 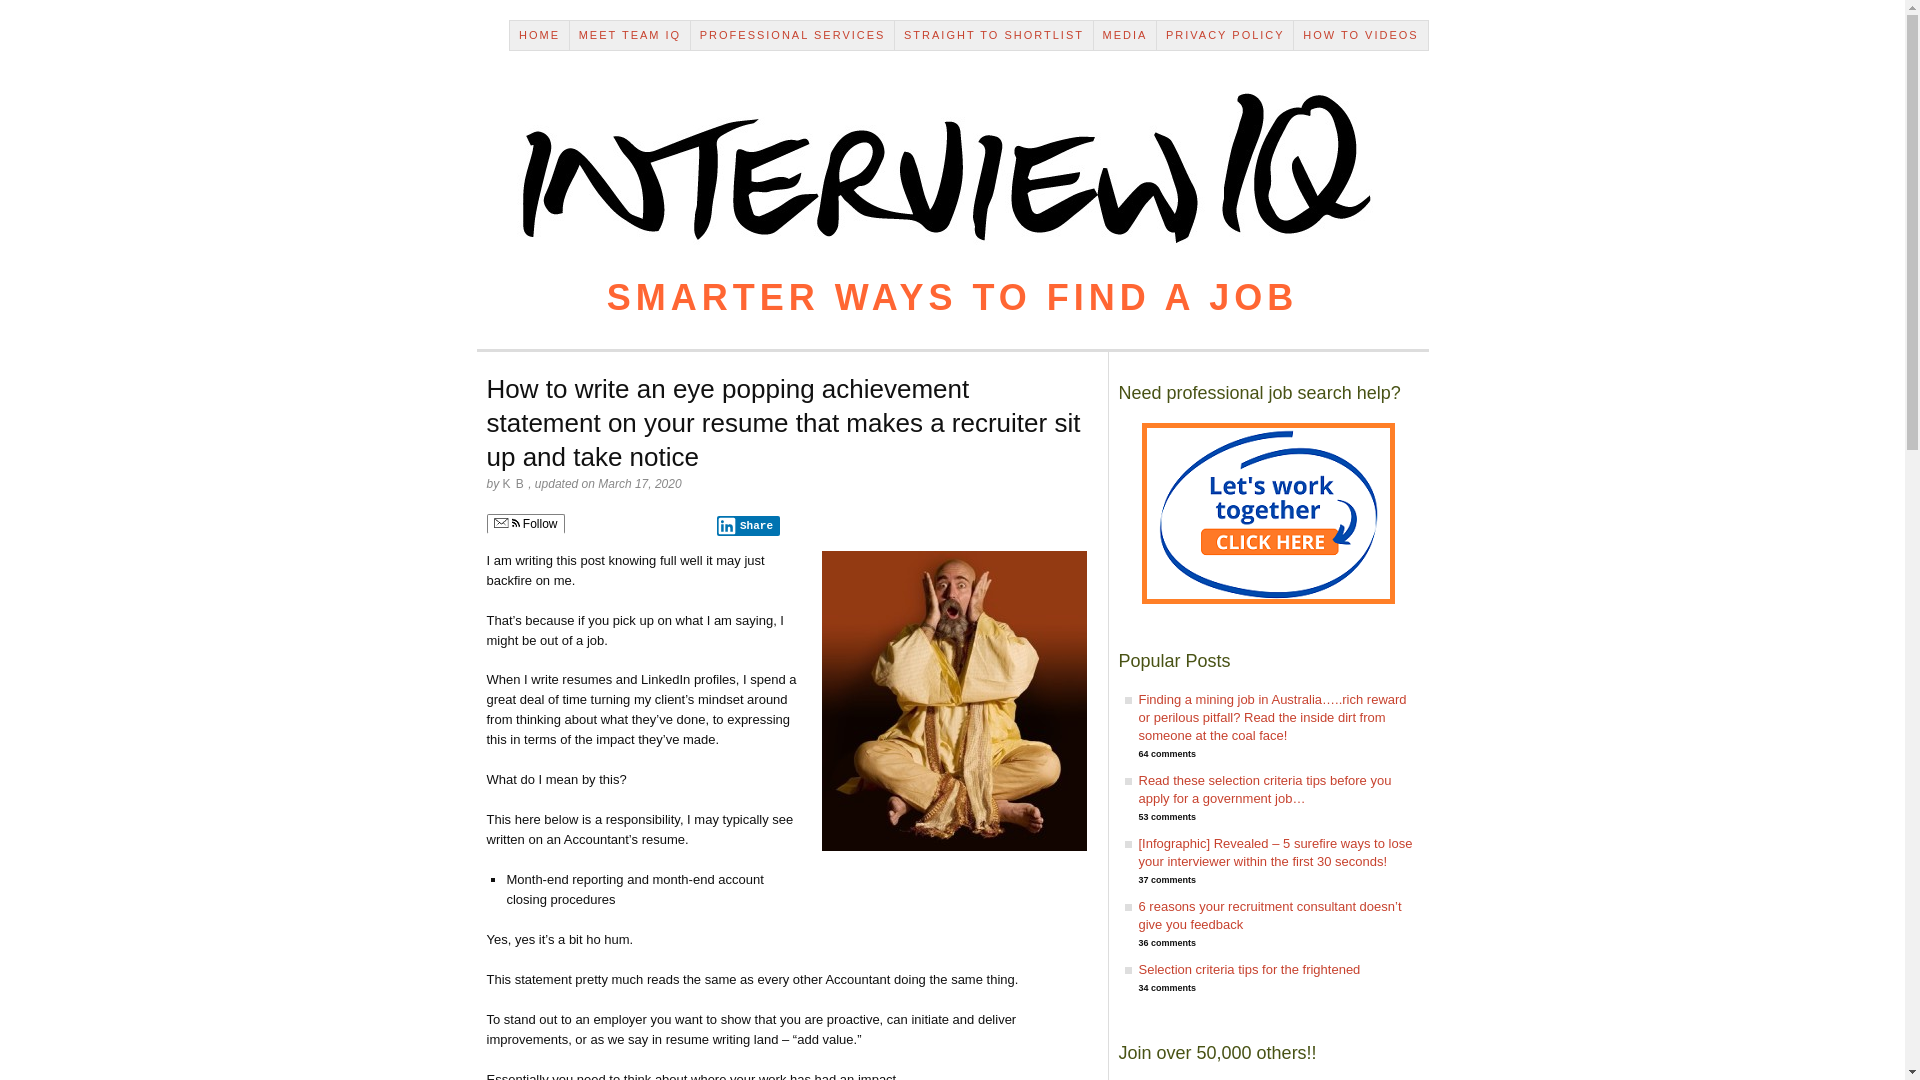 What do you see at coordinates (1224, 35) in the screenshot?
I see `'PRIVACY POLICY'` at bounding box center [1224, 35].